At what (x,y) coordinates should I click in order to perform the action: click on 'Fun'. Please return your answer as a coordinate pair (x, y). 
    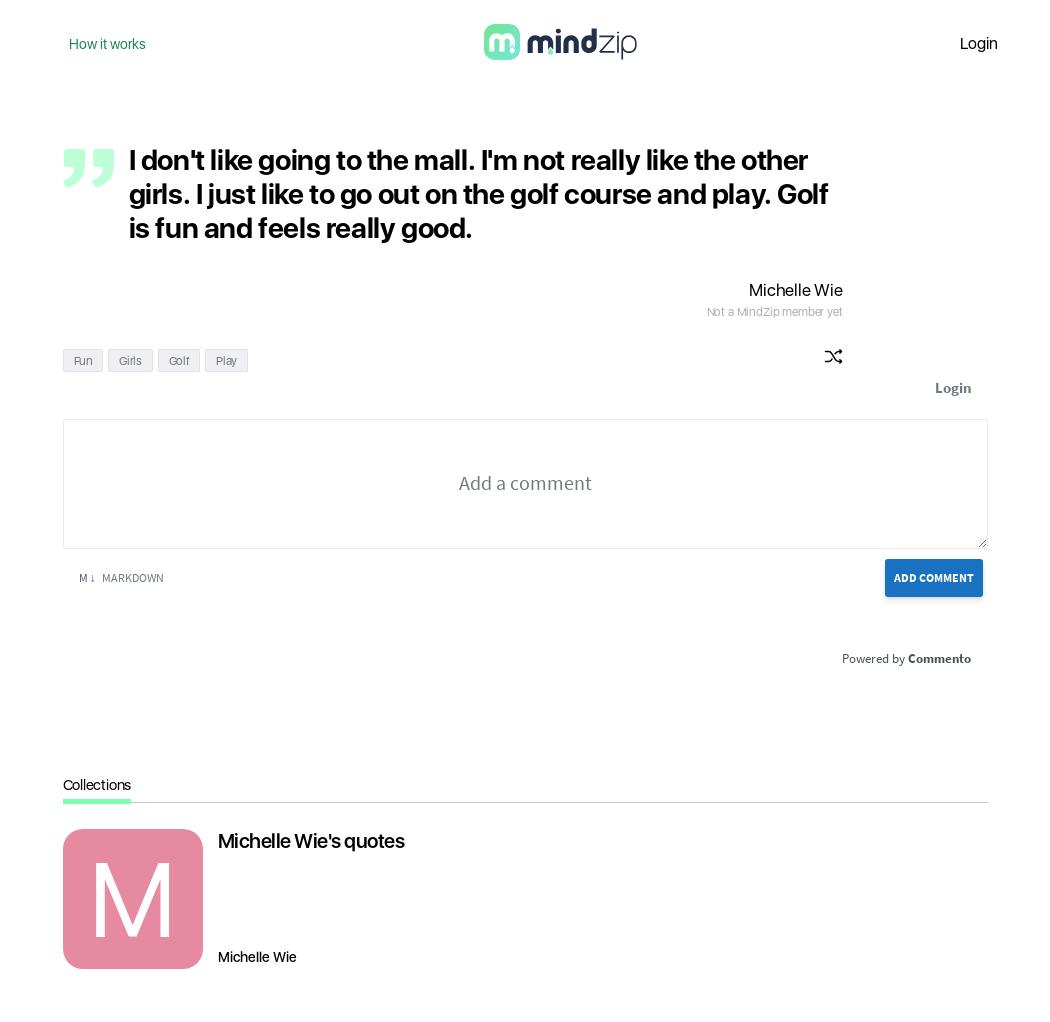
    Looking at the image, I should click on (82, 360).